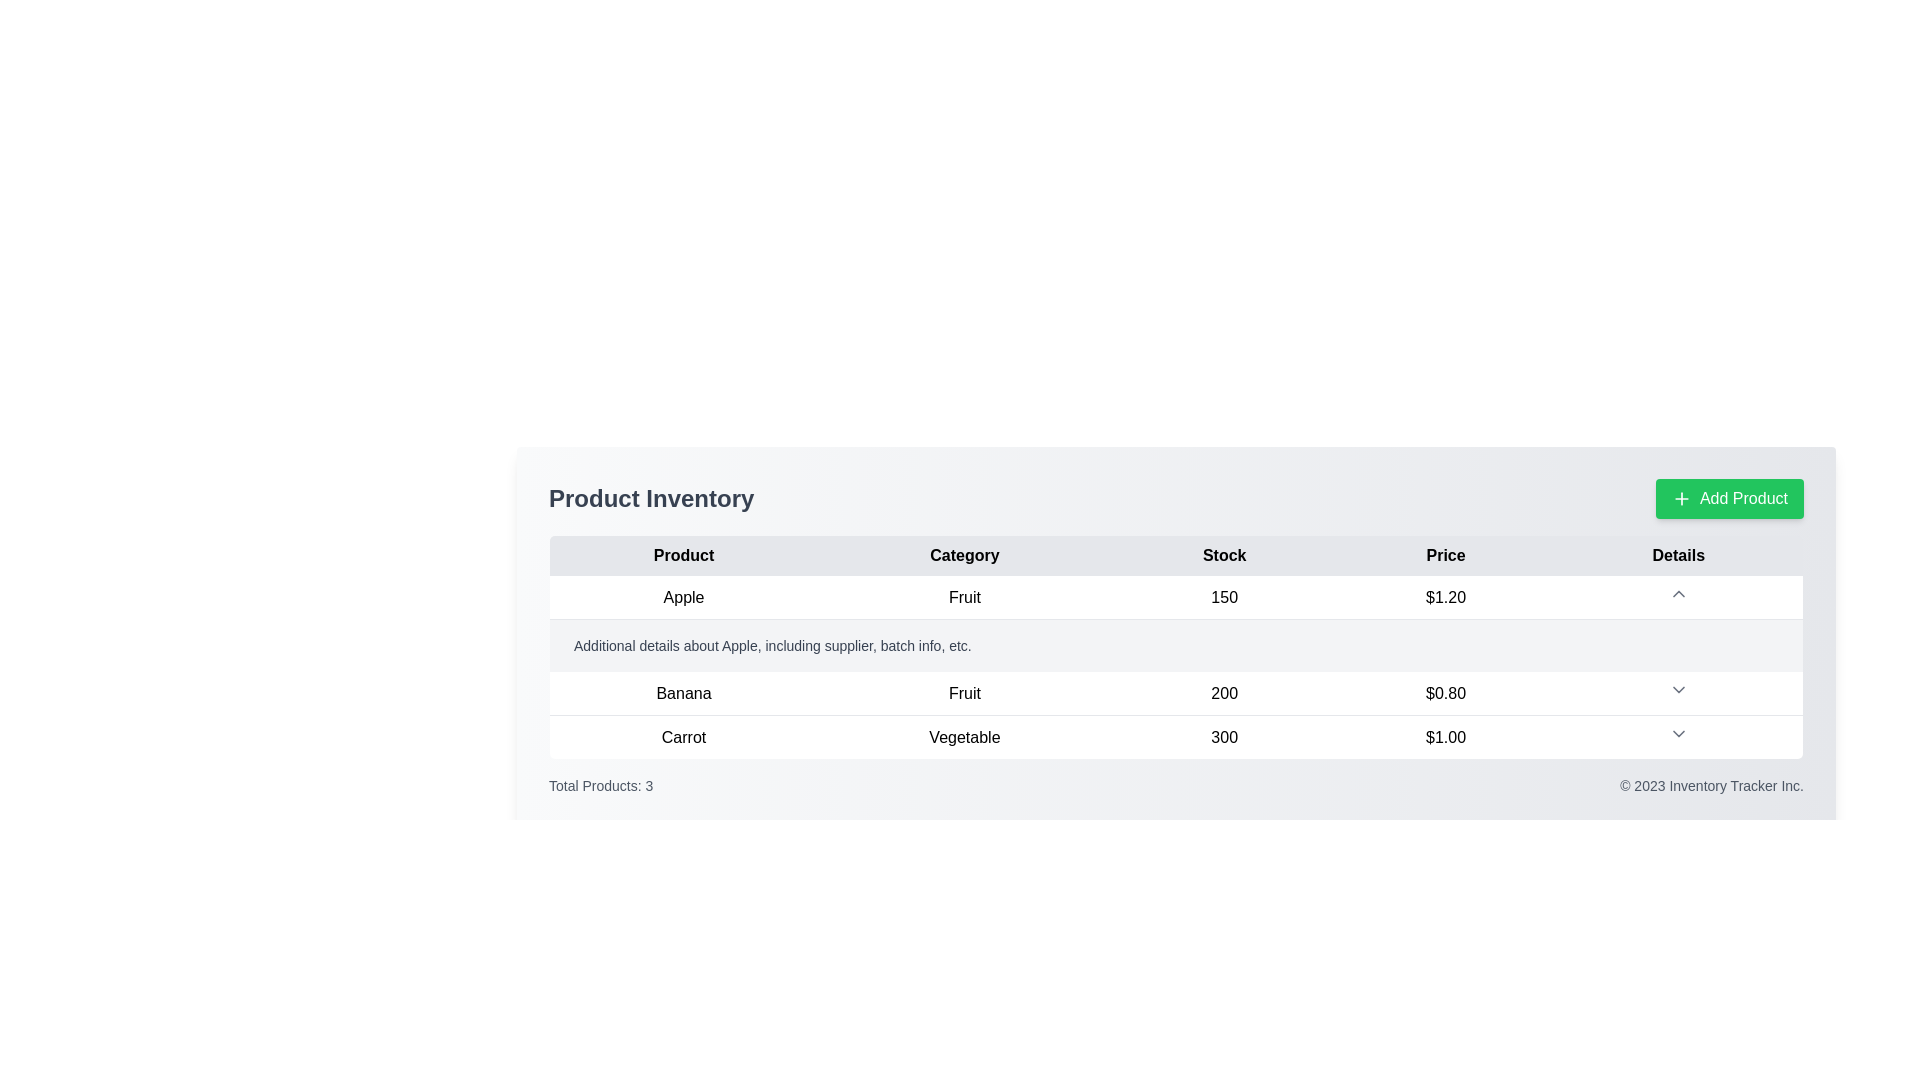 The image size is (1920, 1080). Describe the element at coordinates (1679, 555) in the screenshot. I see `the static text label that serves as the last column header in a tabular data structure, specifically the 'Details' column` at that location.